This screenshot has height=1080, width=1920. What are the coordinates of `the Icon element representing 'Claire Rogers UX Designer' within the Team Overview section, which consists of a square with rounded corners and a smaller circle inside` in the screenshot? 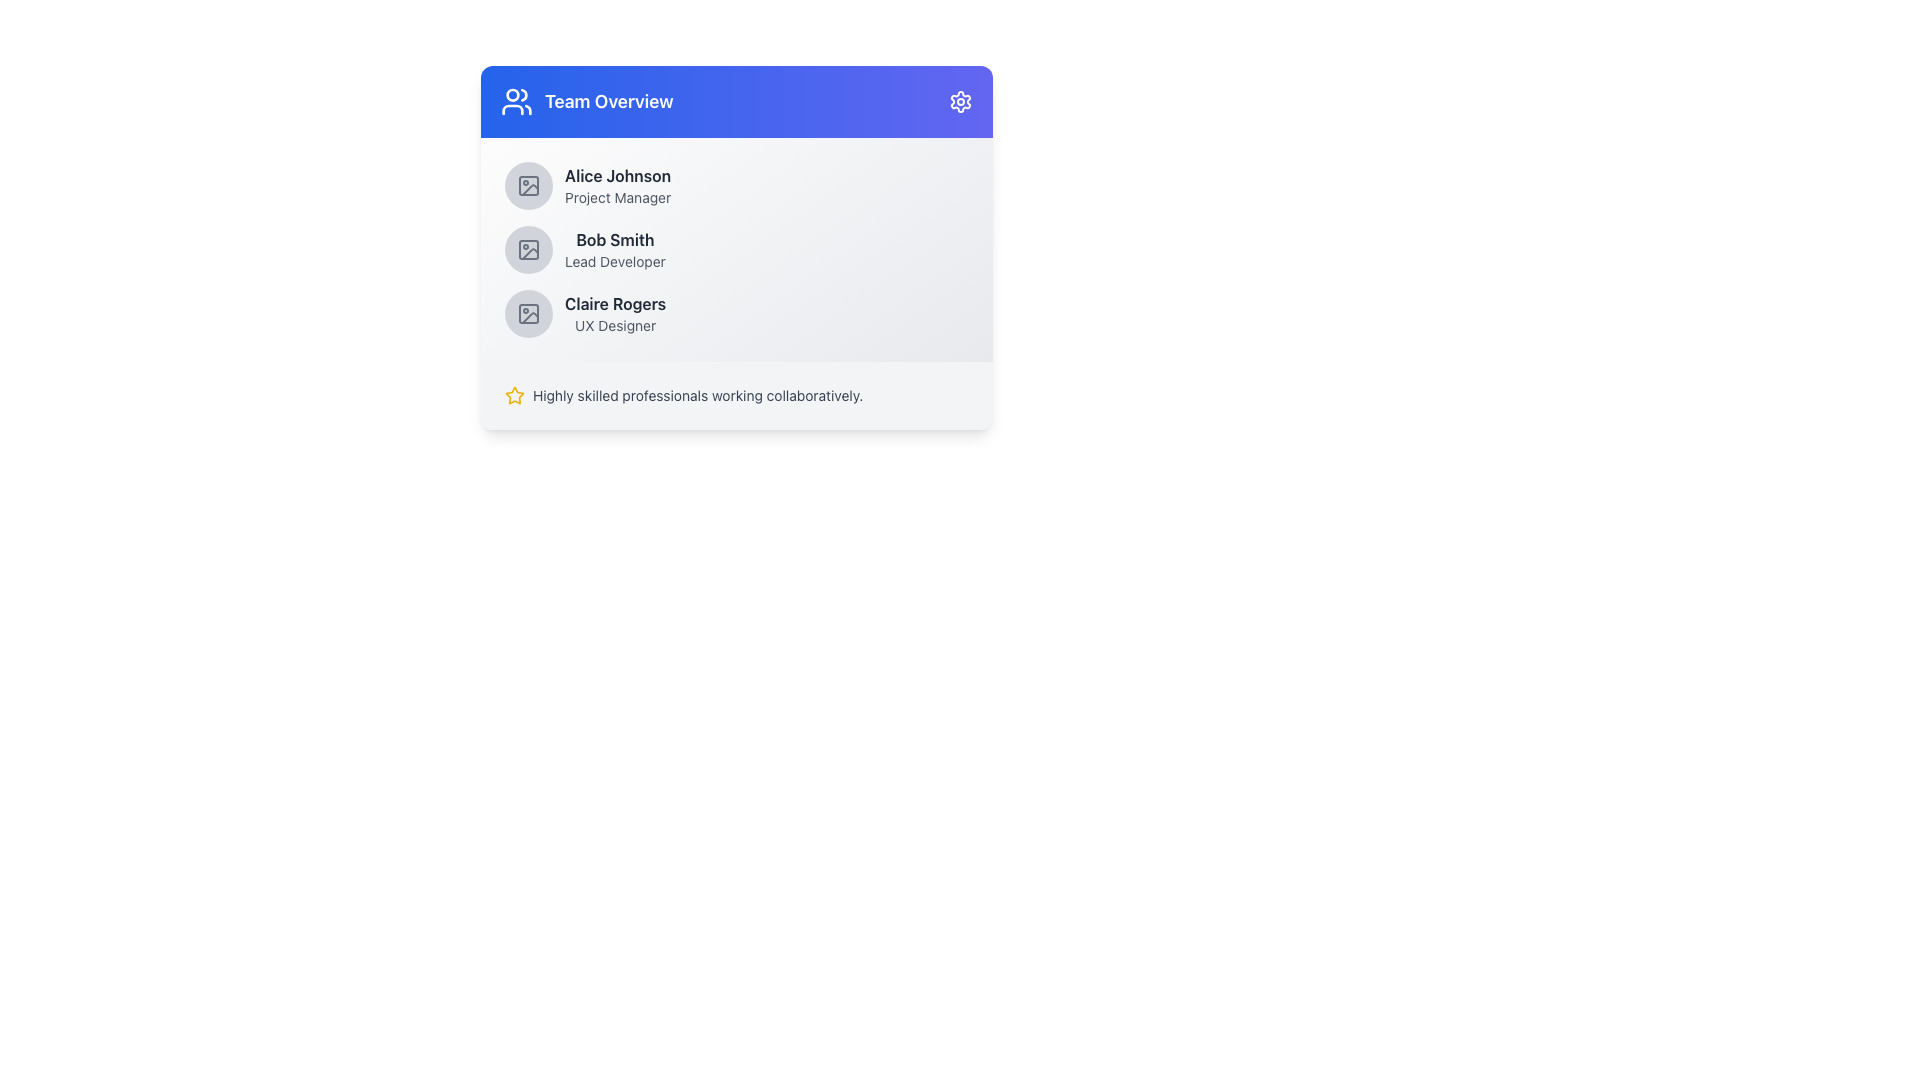 It's located at (528, 313).